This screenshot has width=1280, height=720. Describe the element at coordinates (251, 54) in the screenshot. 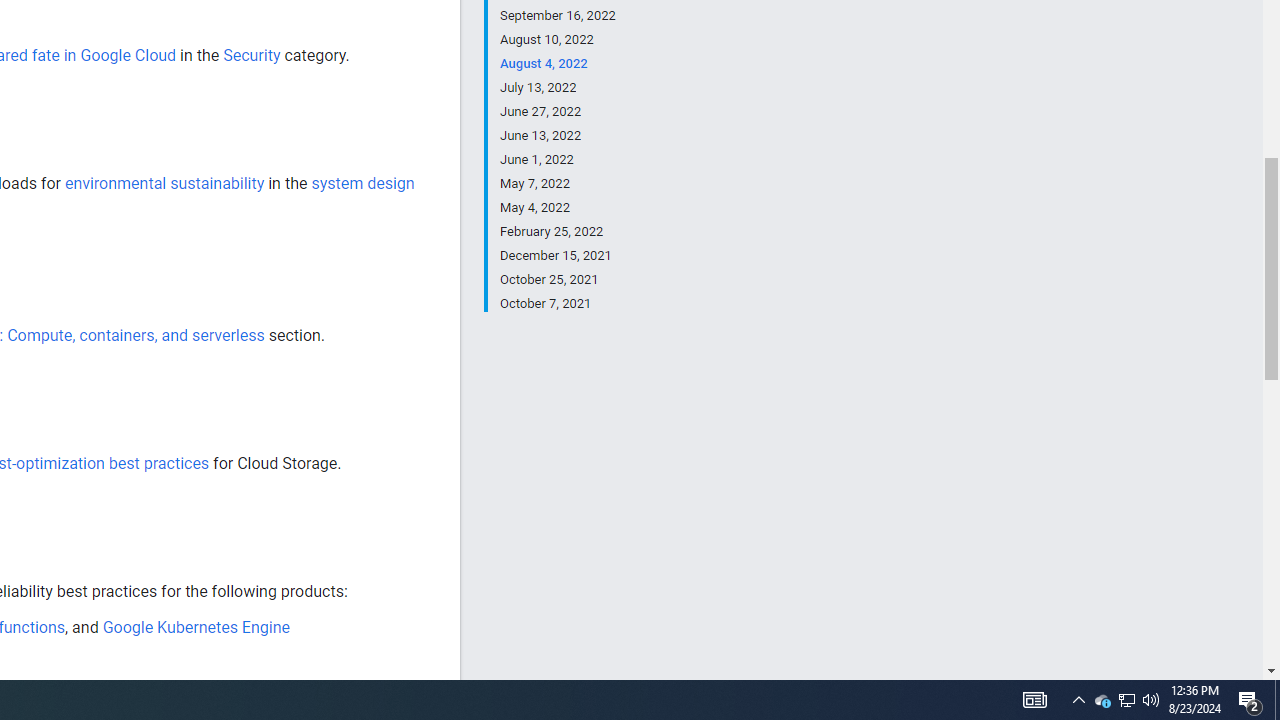

I see `'Security'` at that location.